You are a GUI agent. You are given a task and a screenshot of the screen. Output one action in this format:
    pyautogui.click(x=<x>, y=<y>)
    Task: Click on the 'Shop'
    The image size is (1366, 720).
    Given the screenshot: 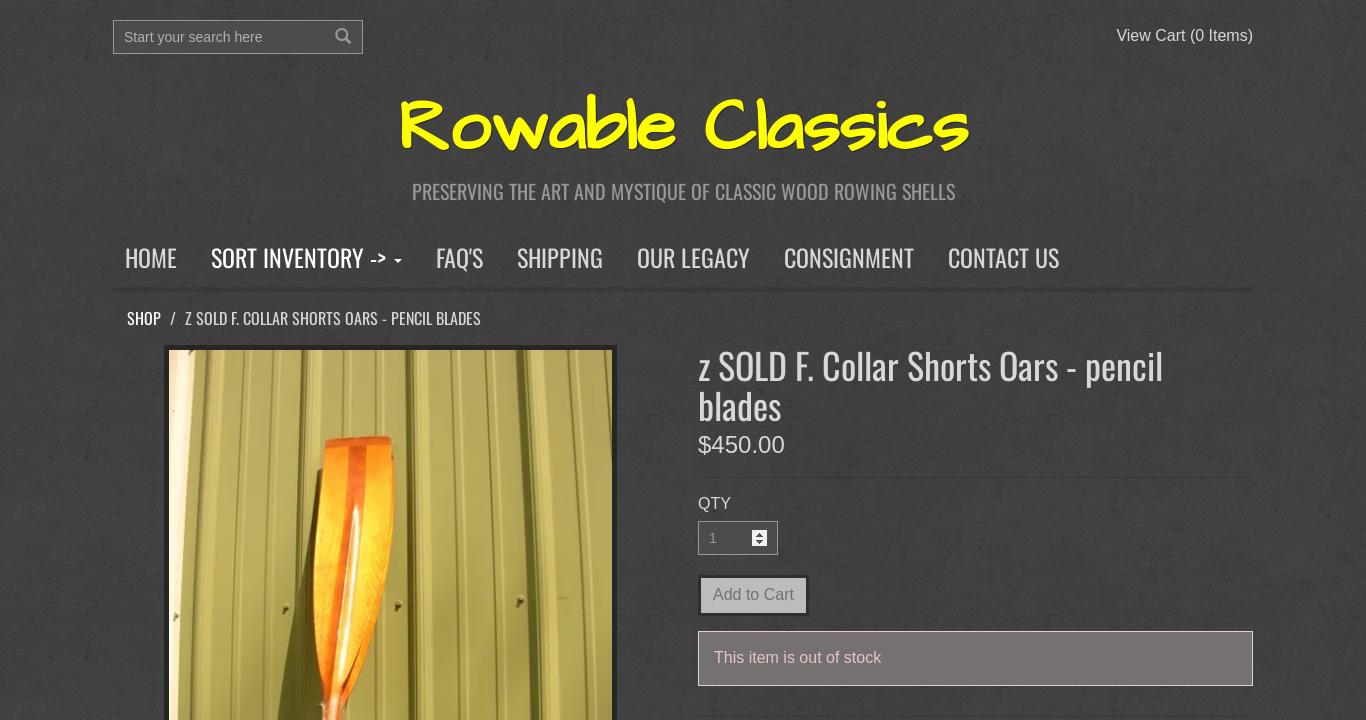 What is the action you would take?
    pyautogui.click(x=126, y=317)
    